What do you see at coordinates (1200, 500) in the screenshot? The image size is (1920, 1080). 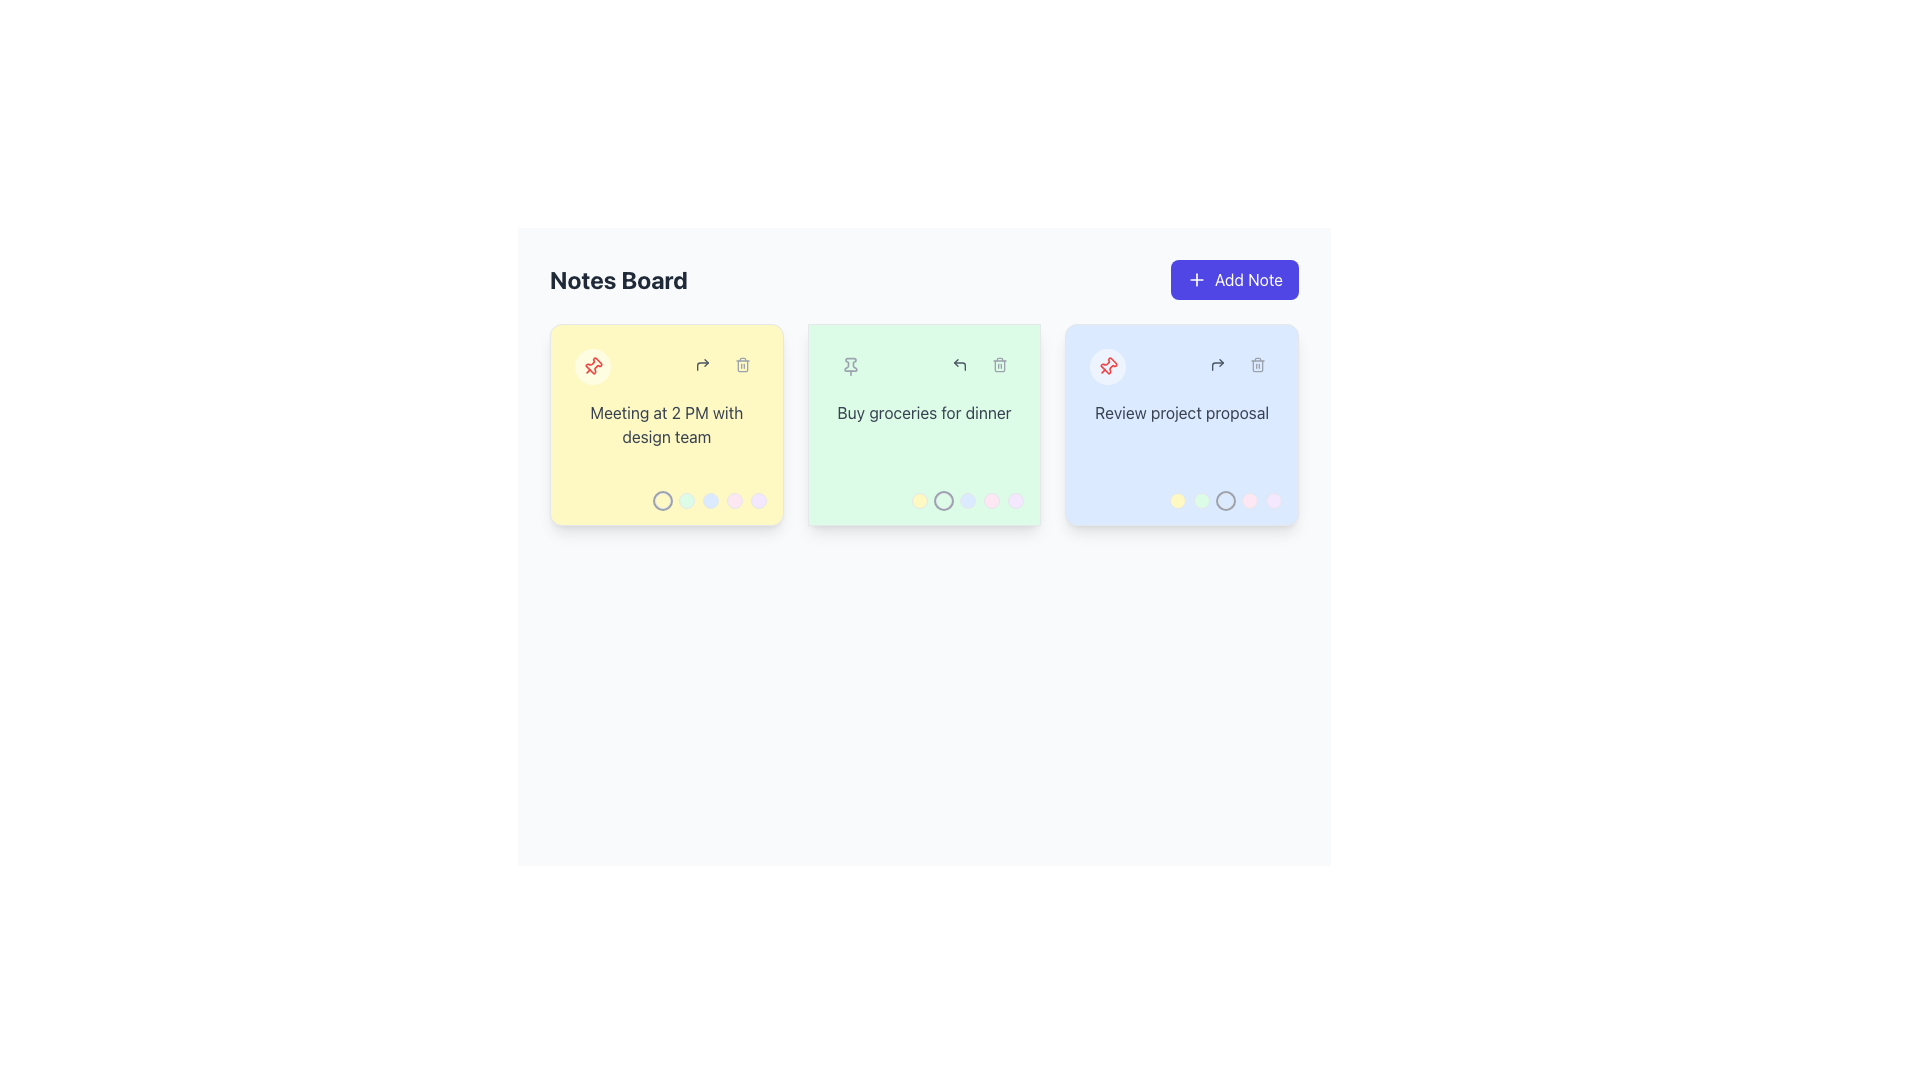 I see `the circular button with a green background and gray border, which is the second circle from the left in a row of five circles at the bottom right corner of the third card titled 'Review project proposal'` at bounding box center [1200, 500].